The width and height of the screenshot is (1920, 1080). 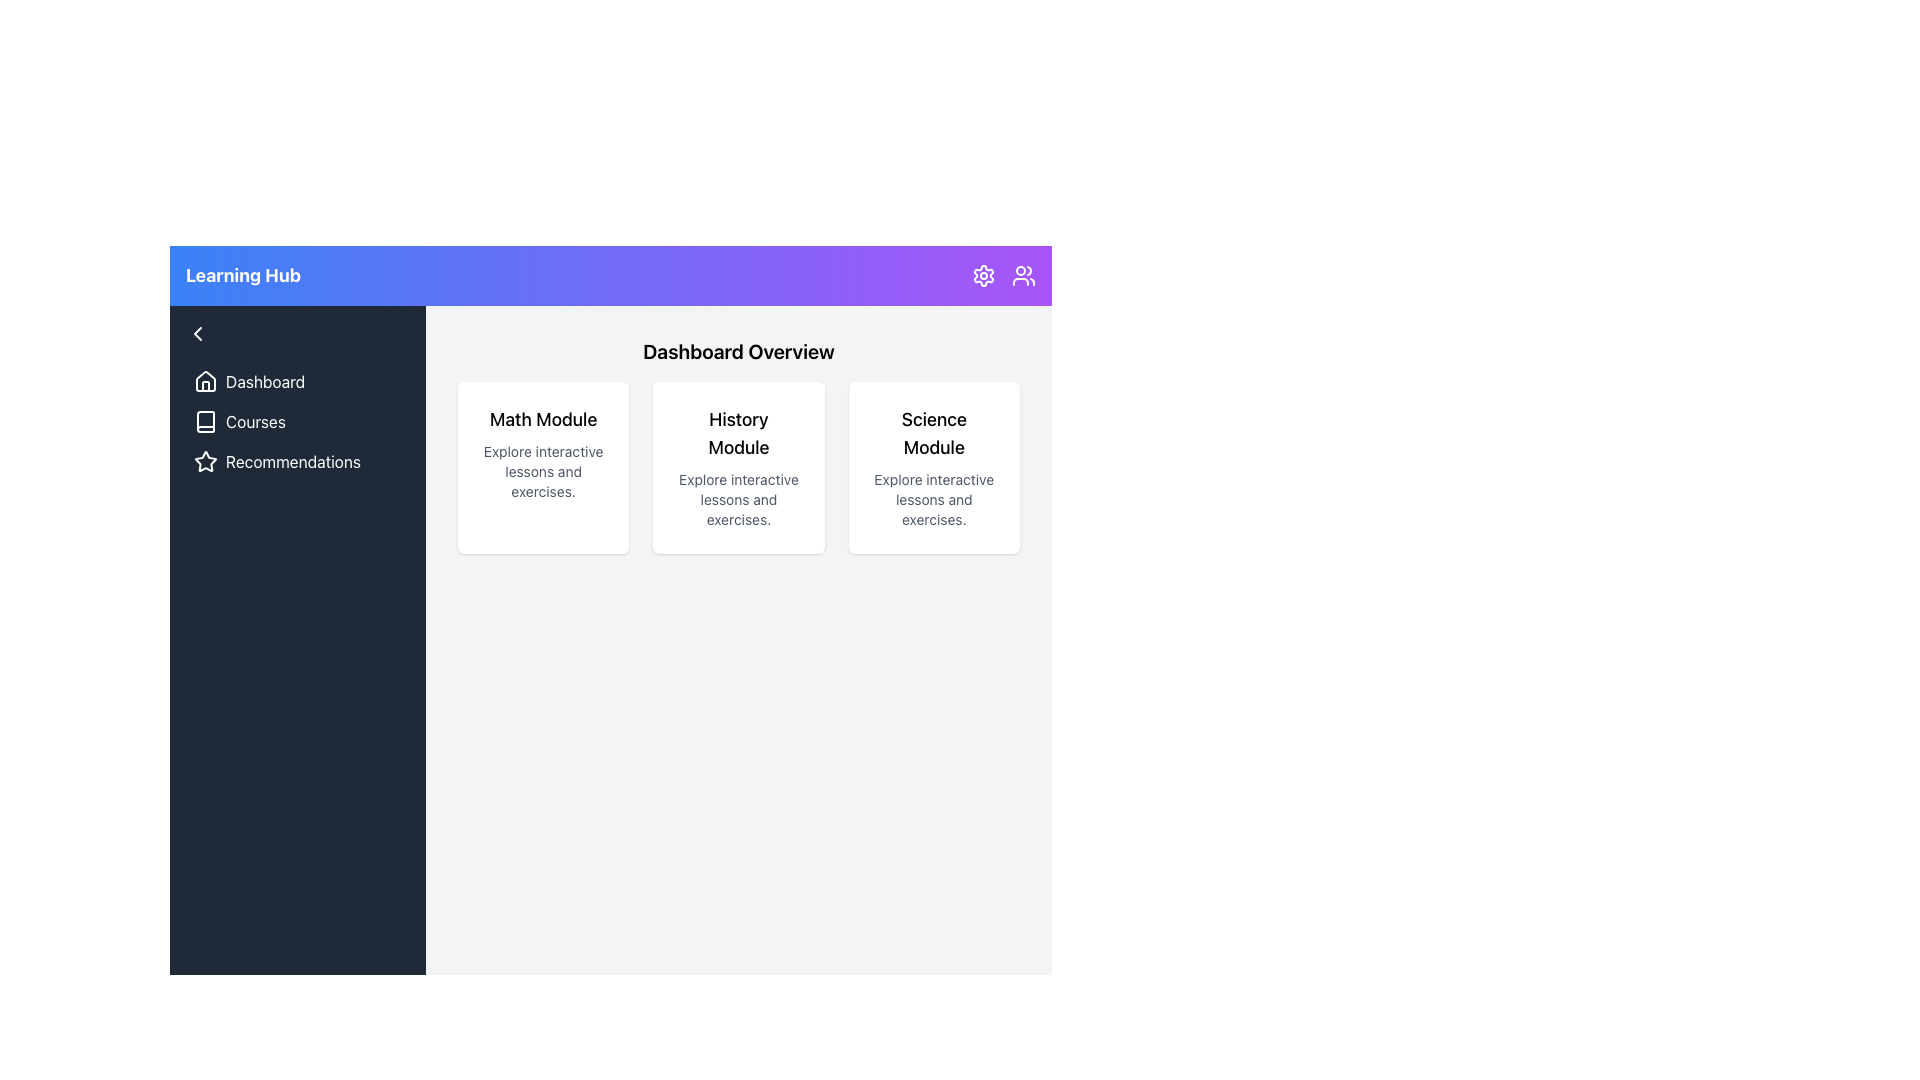 I want to click on the 'Dashboard' button in the sidebar, so click(x=296, y=381).